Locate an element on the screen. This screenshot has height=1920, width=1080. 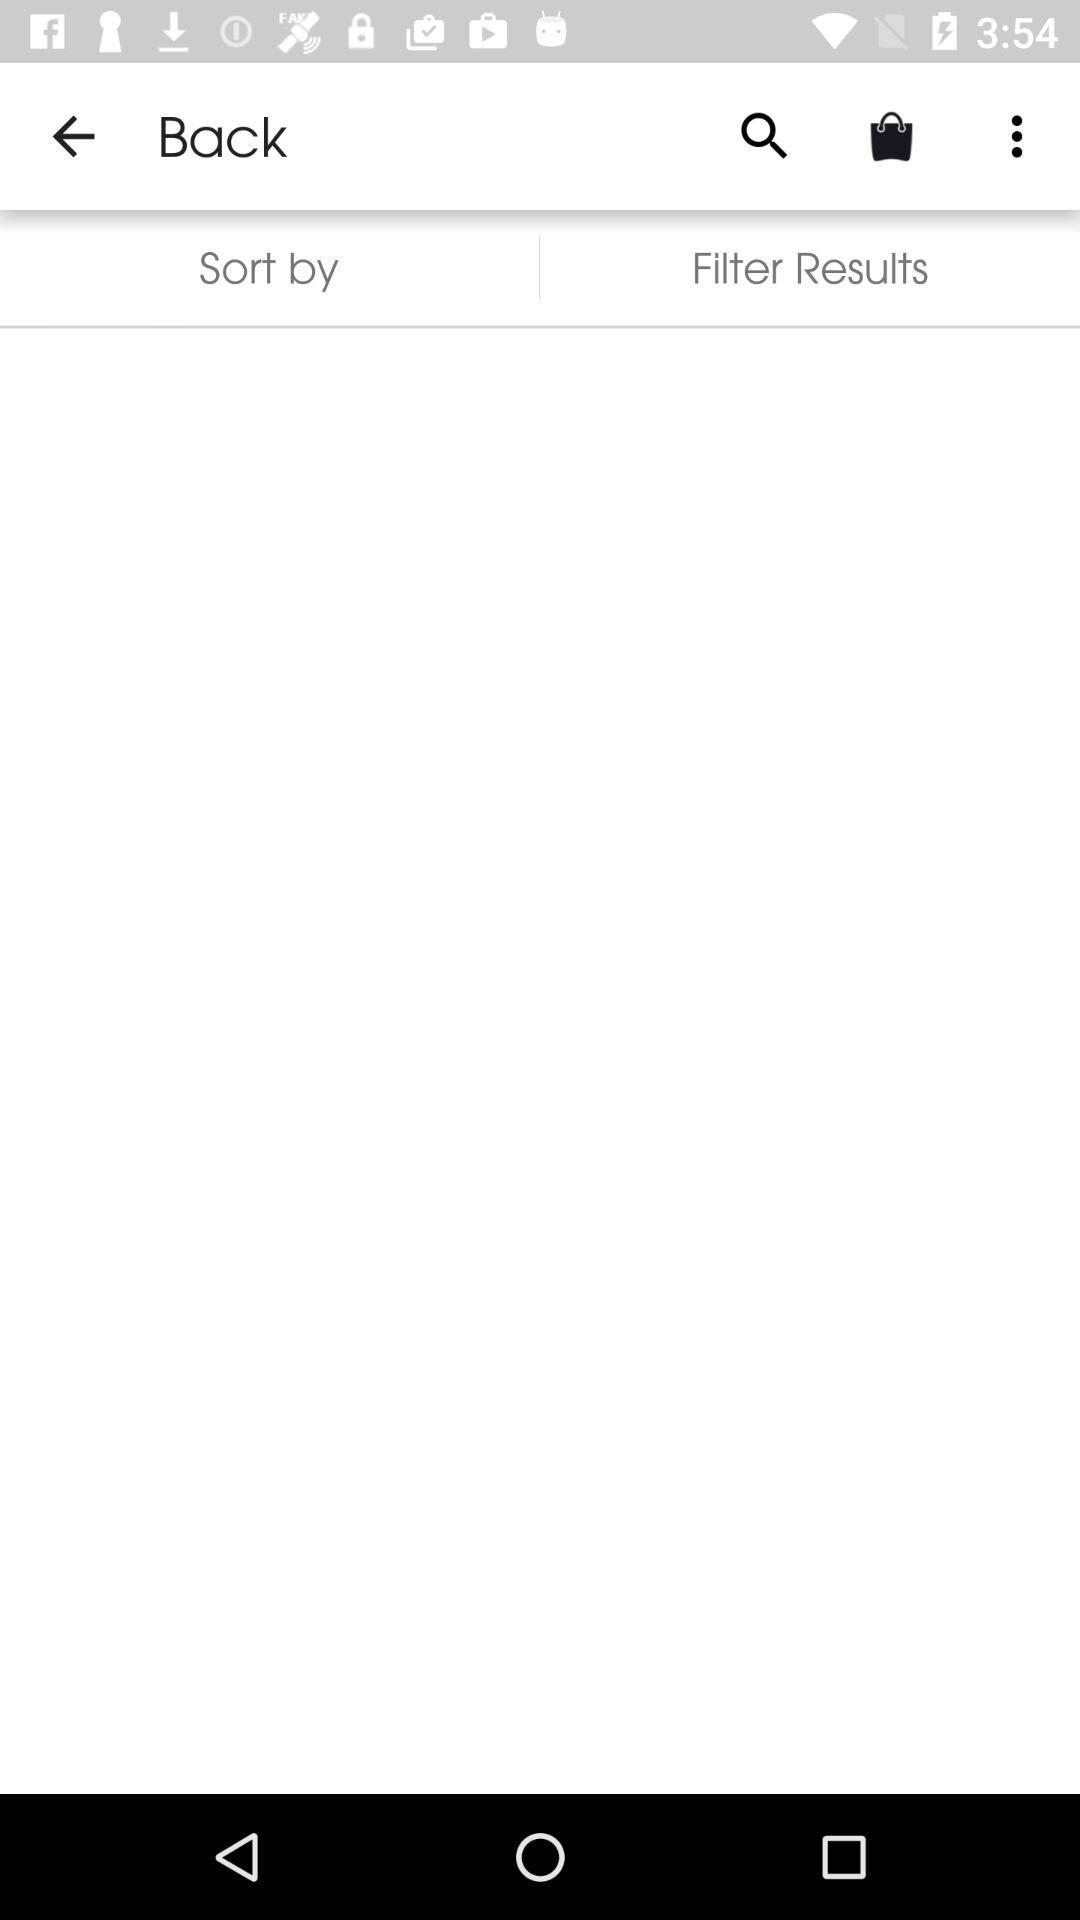
the icon to the right of sort by is located at coordinates (810, 266).